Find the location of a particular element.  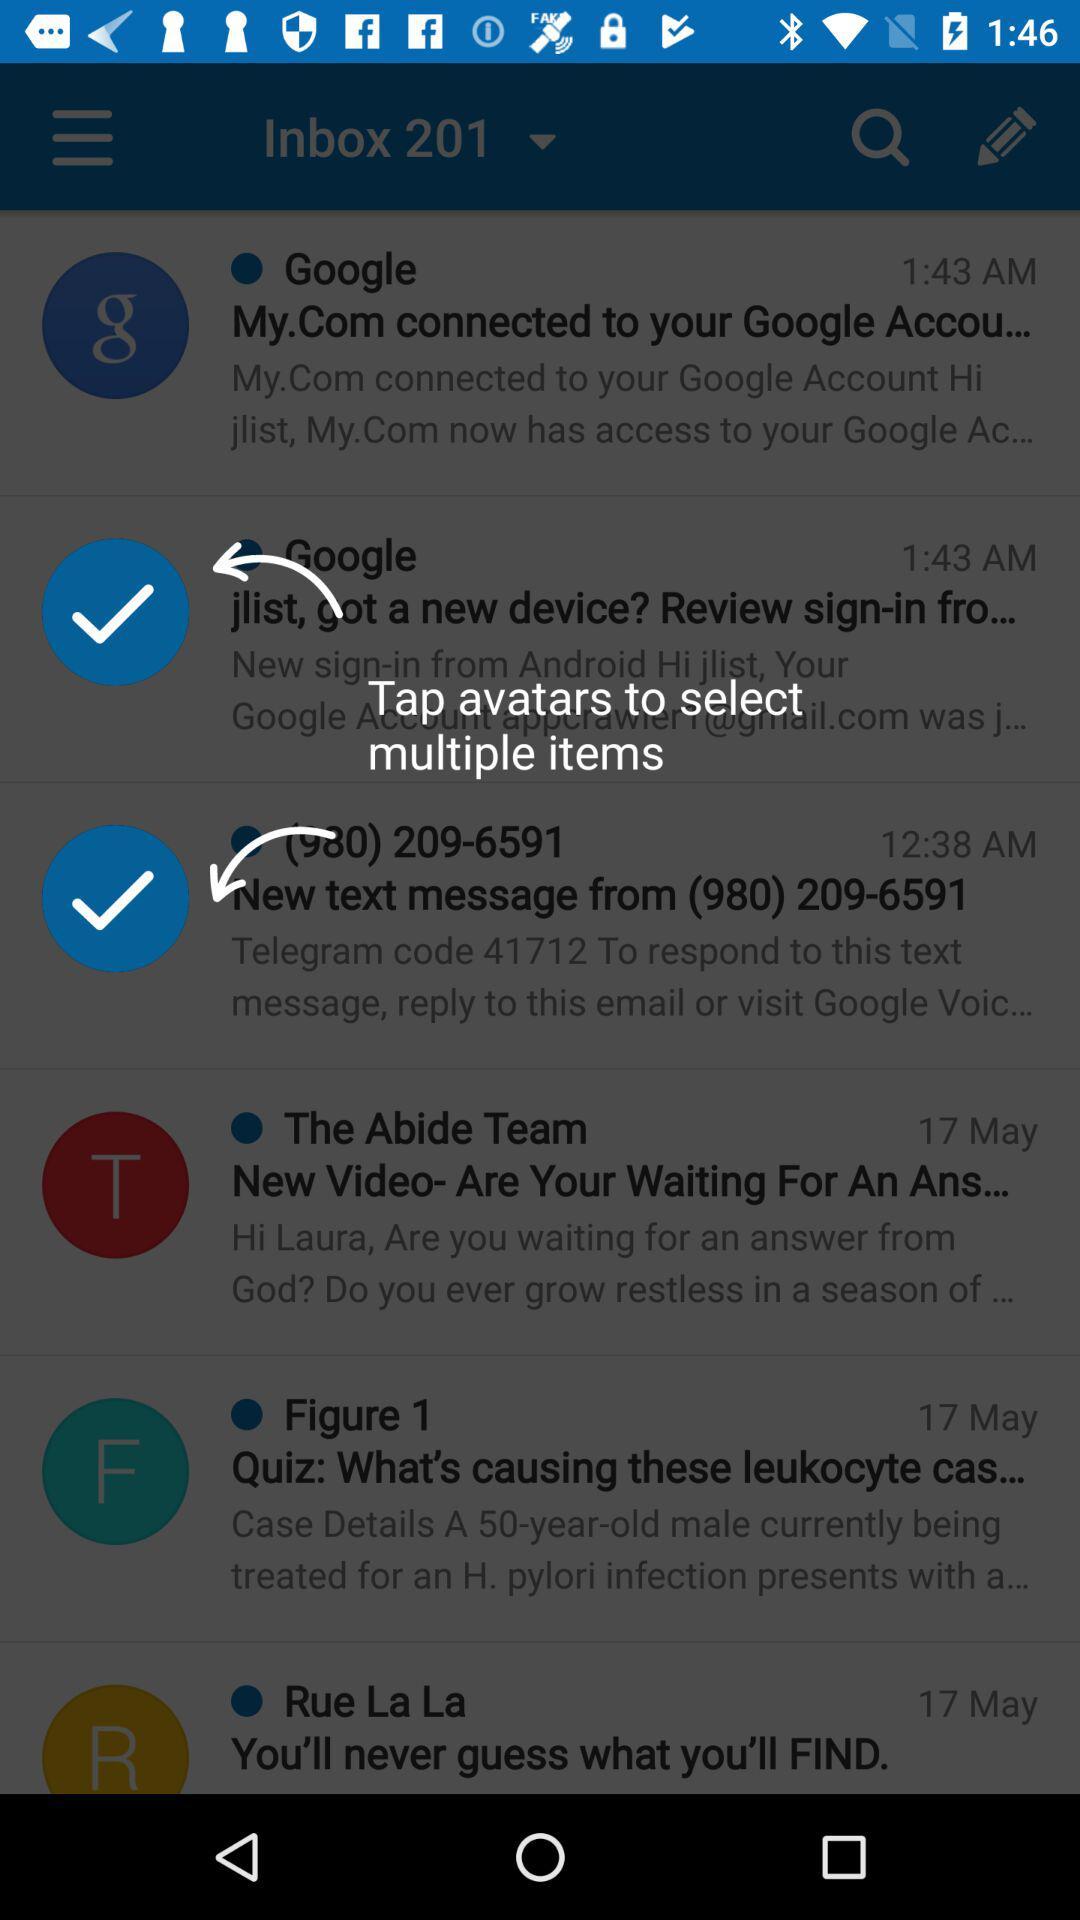

r is located at coordinates (115, 1738).